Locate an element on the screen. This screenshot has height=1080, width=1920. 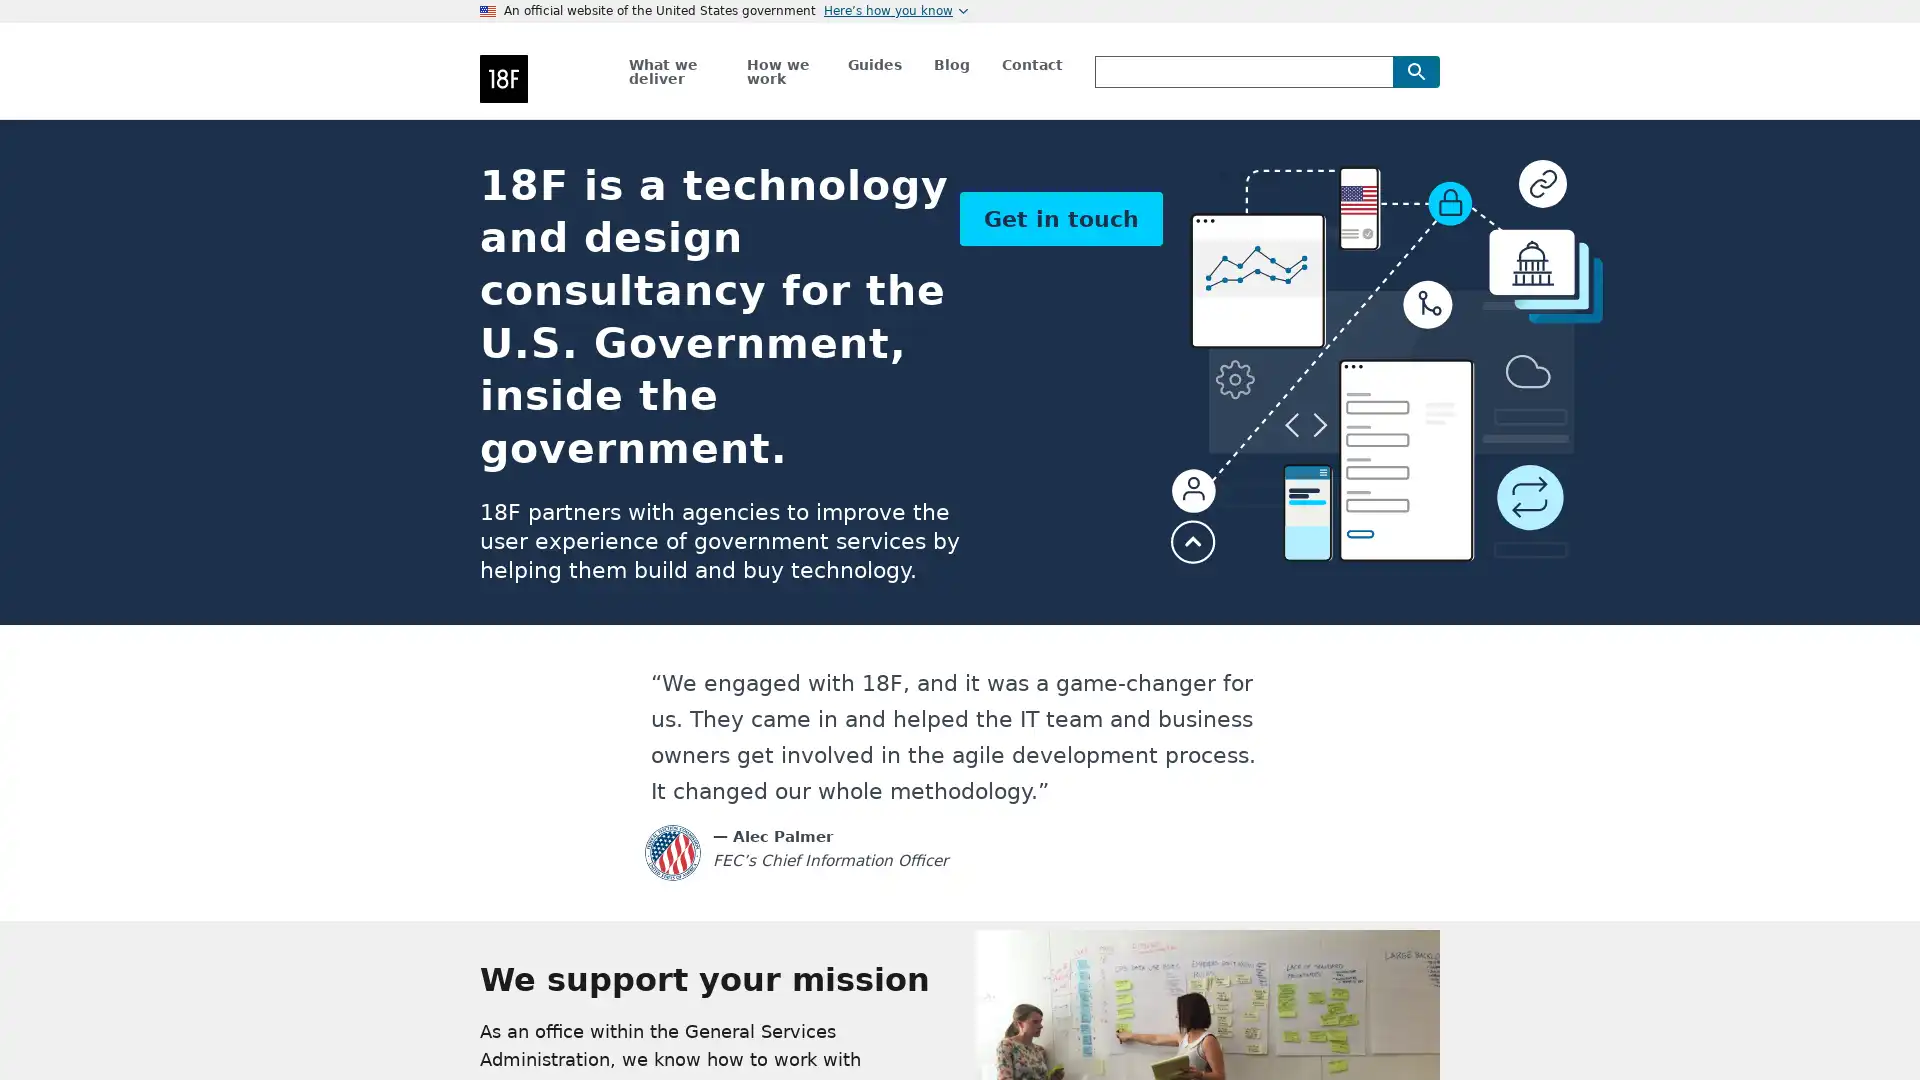
Search is located at coordinates (1415, 71).